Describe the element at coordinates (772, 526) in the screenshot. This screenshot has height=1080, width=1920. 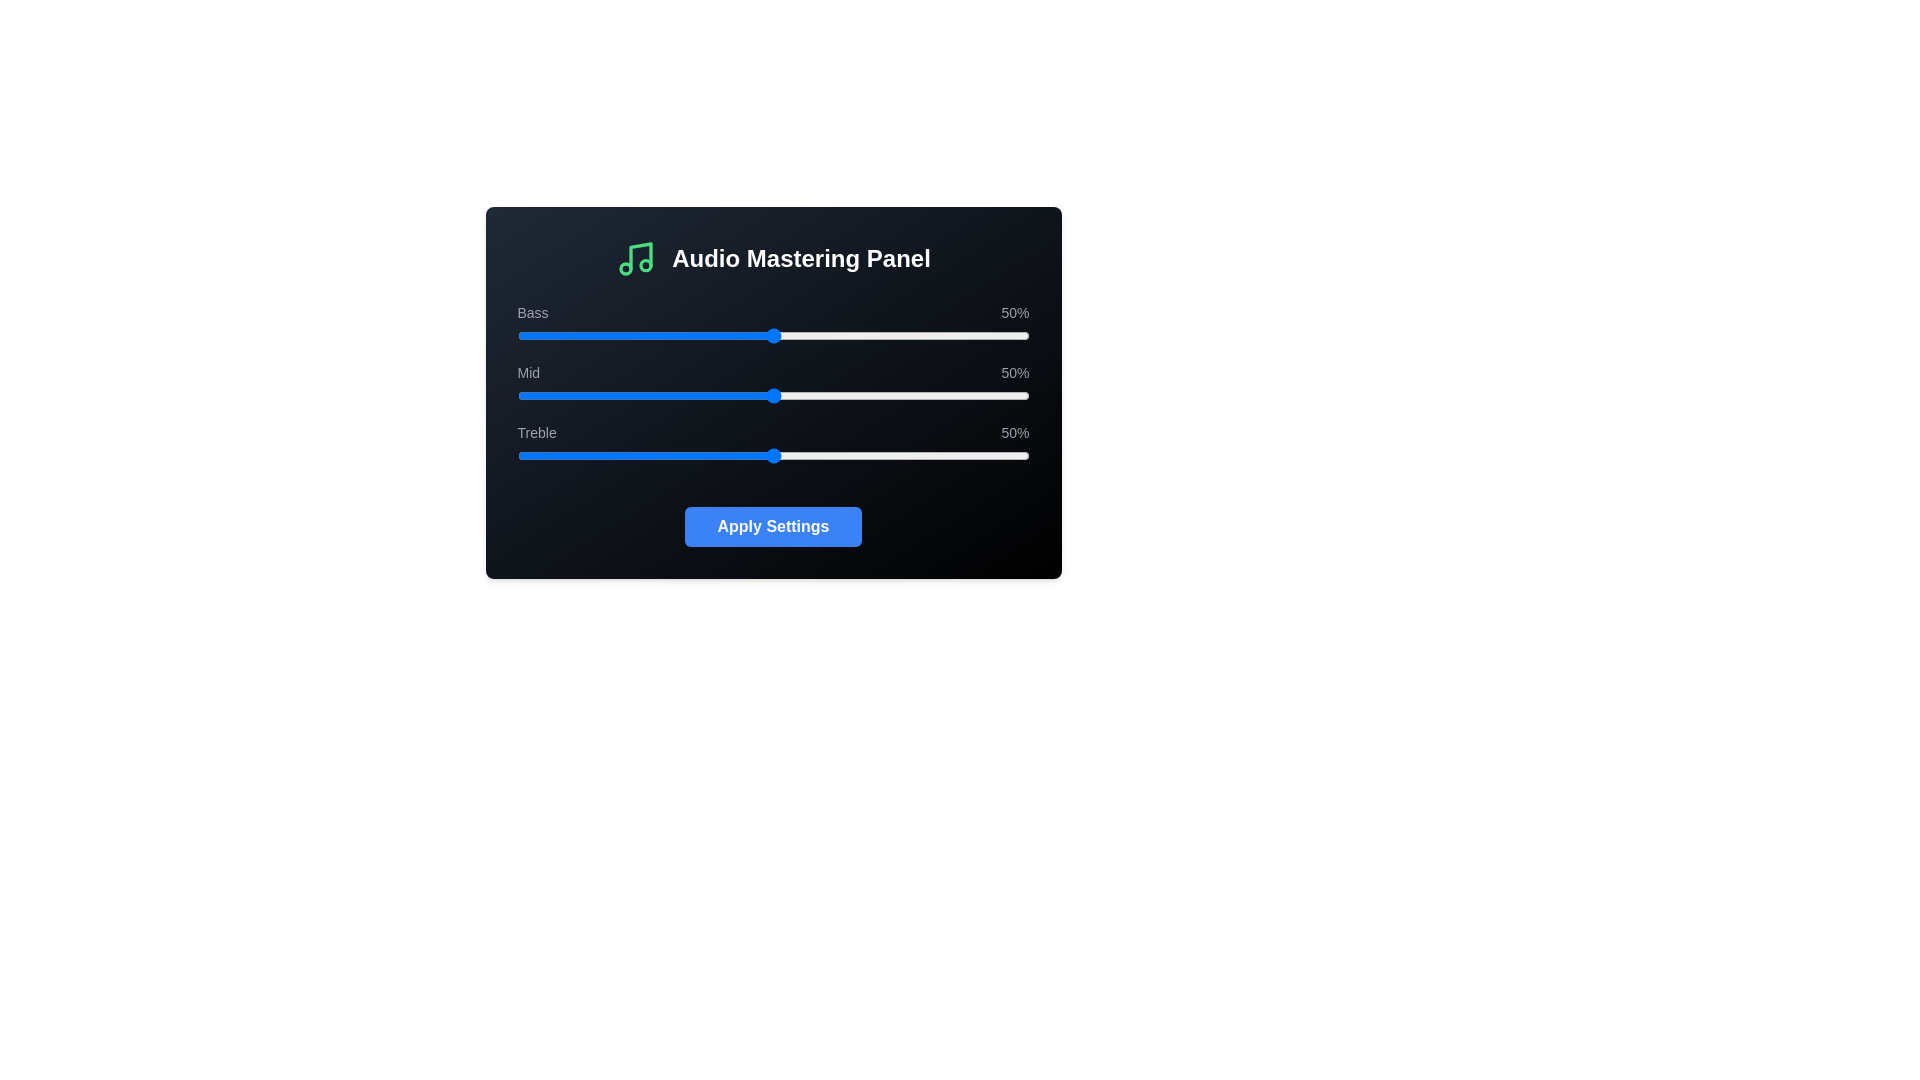
I see `the 'Apply Settings' button` at that location.